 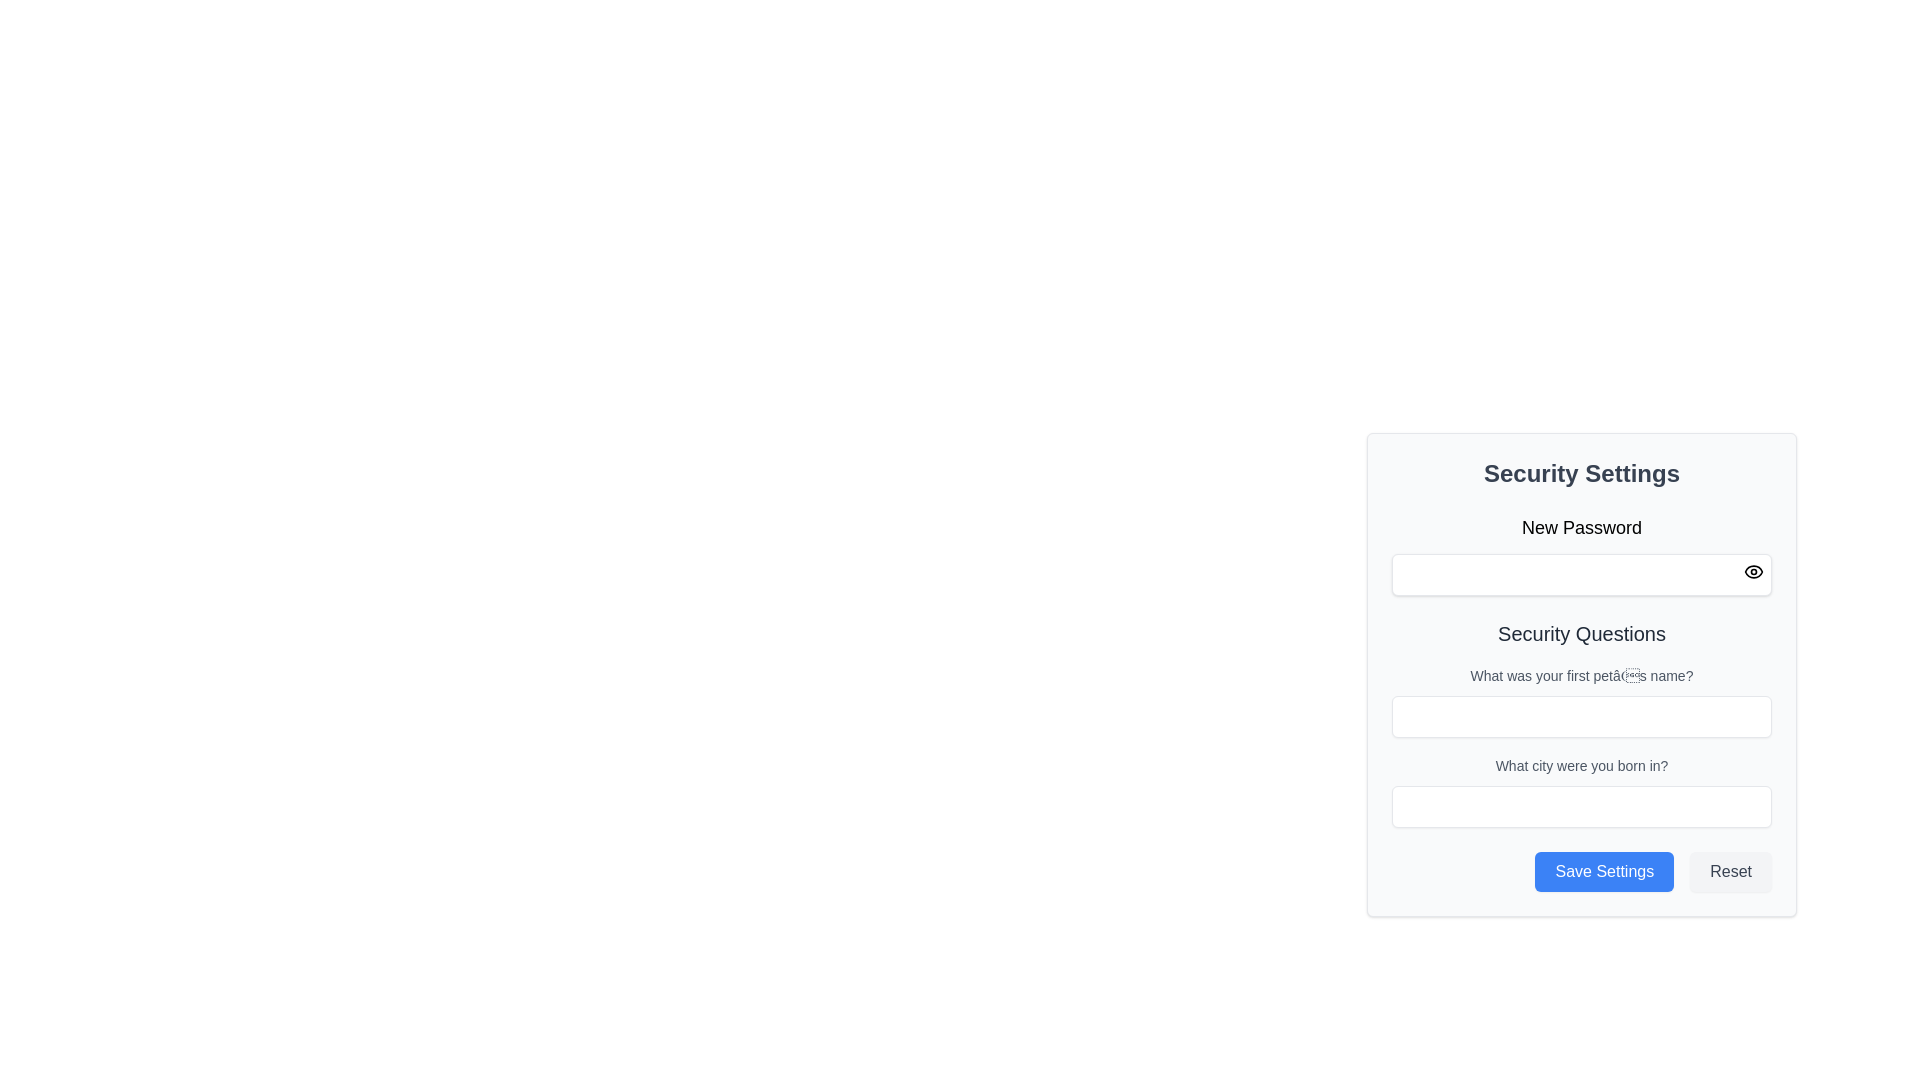 What do you see at coordinates (1581, 724) in the screenshot?
I see `the 'Security Questions' section within the 'Security Settings' form` at bounding box center [1581, 724].